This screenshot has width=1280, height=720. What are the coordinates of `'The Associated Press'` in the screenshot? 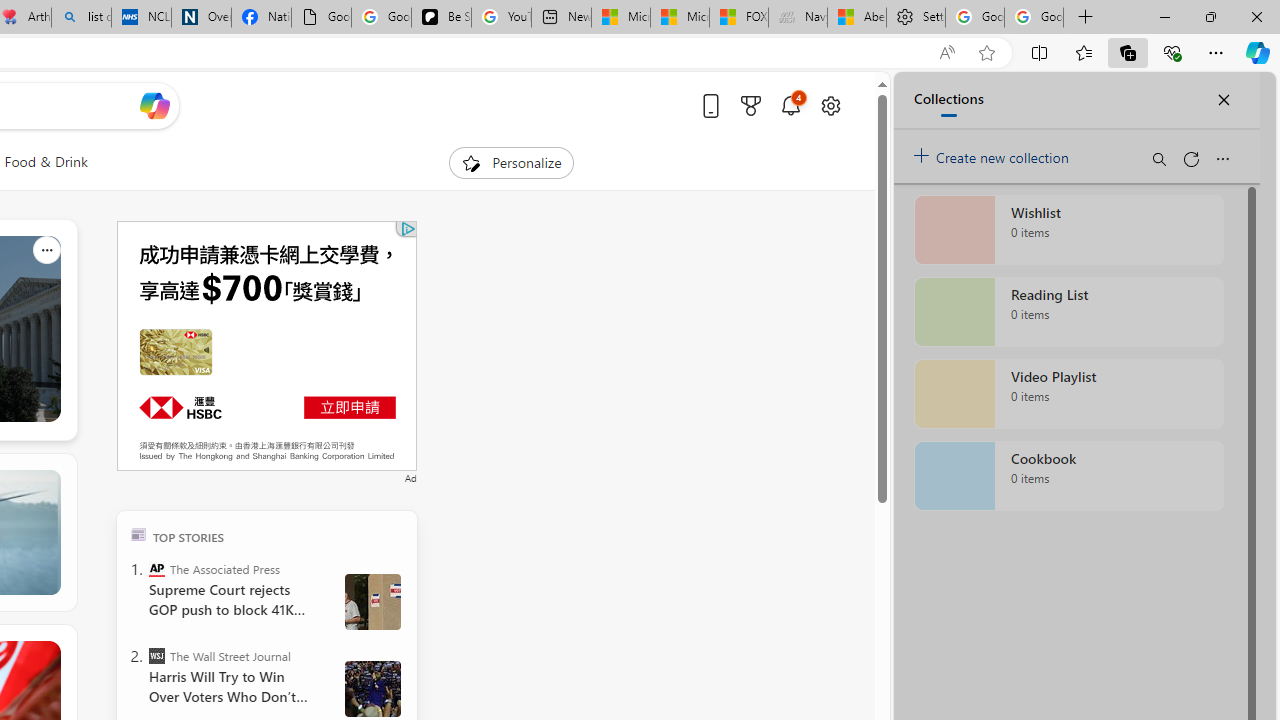 It's located at (155, 568).